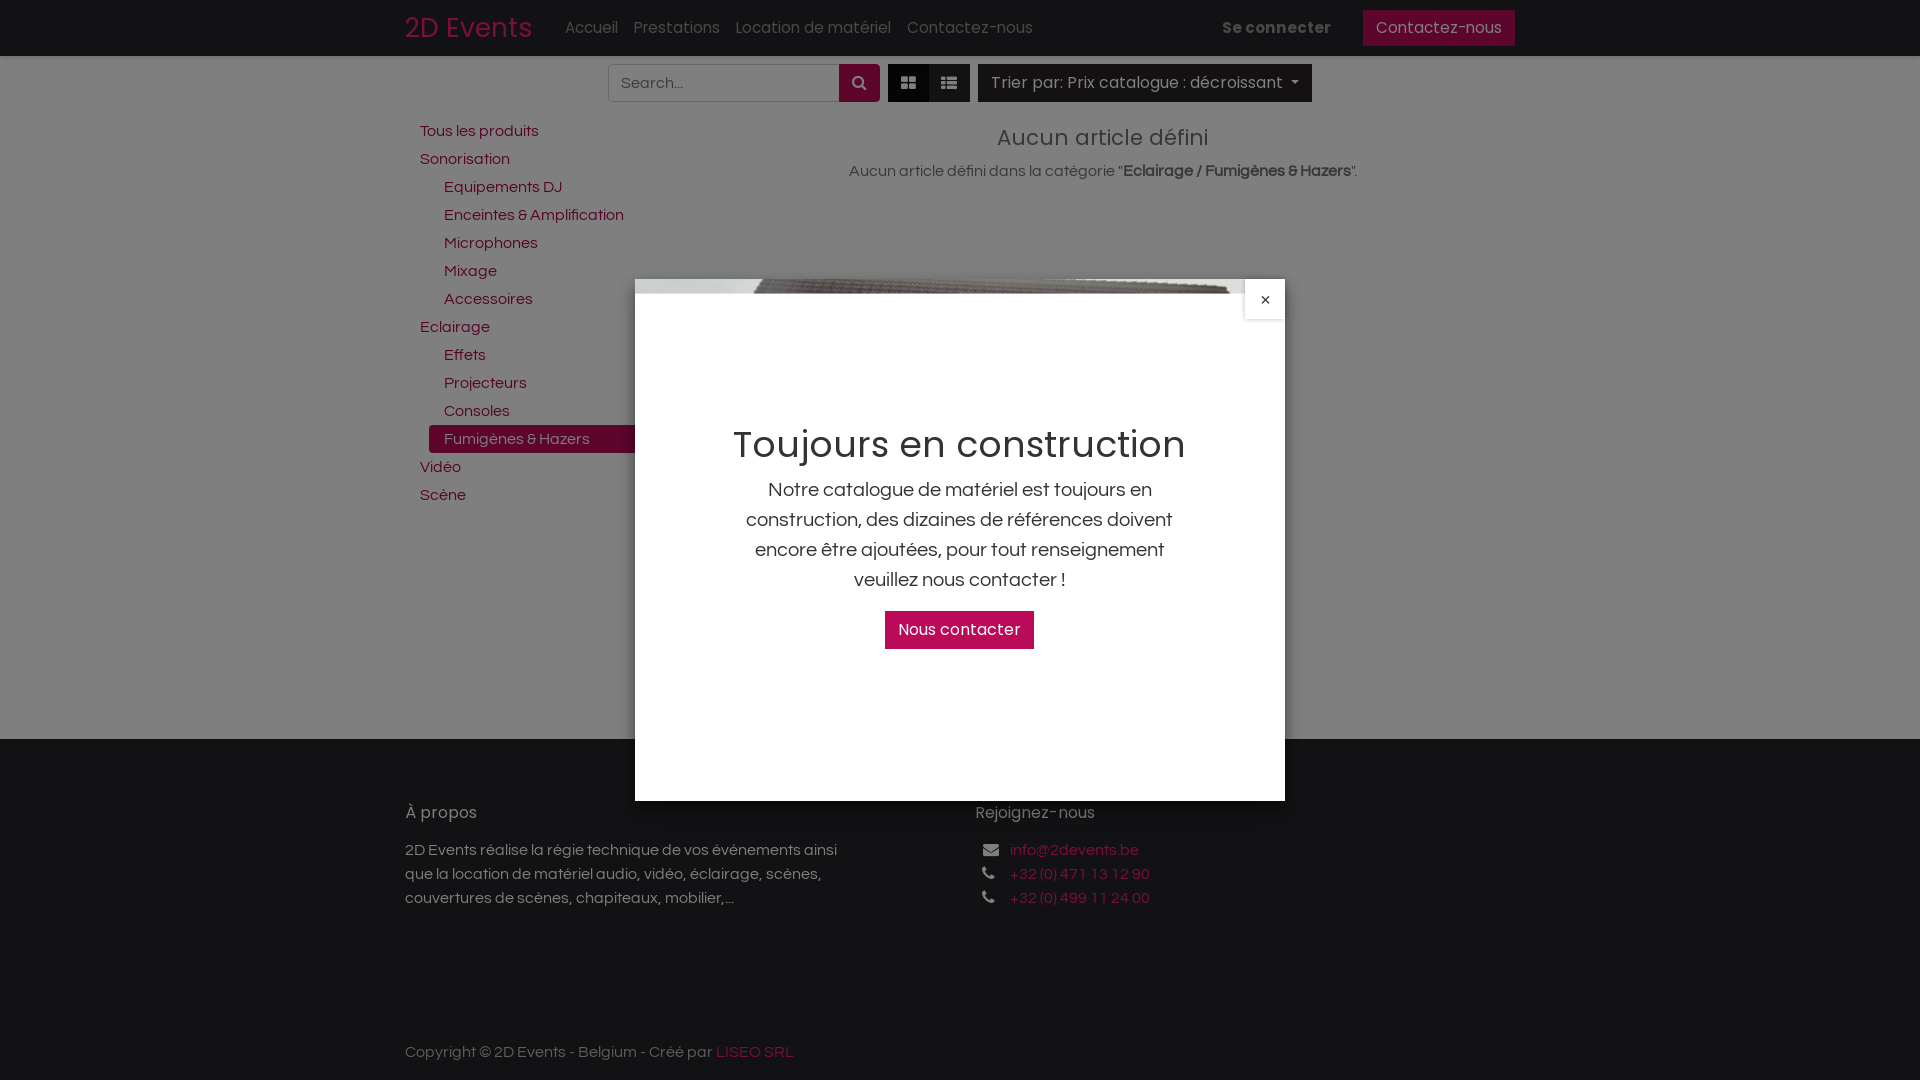 Image resolution: width=1920 pixels, height=1080 pixels. What do you see at coordinates (926, 82) in the screenshot?
I see `'Liste'` at bounding box center [926, 82].